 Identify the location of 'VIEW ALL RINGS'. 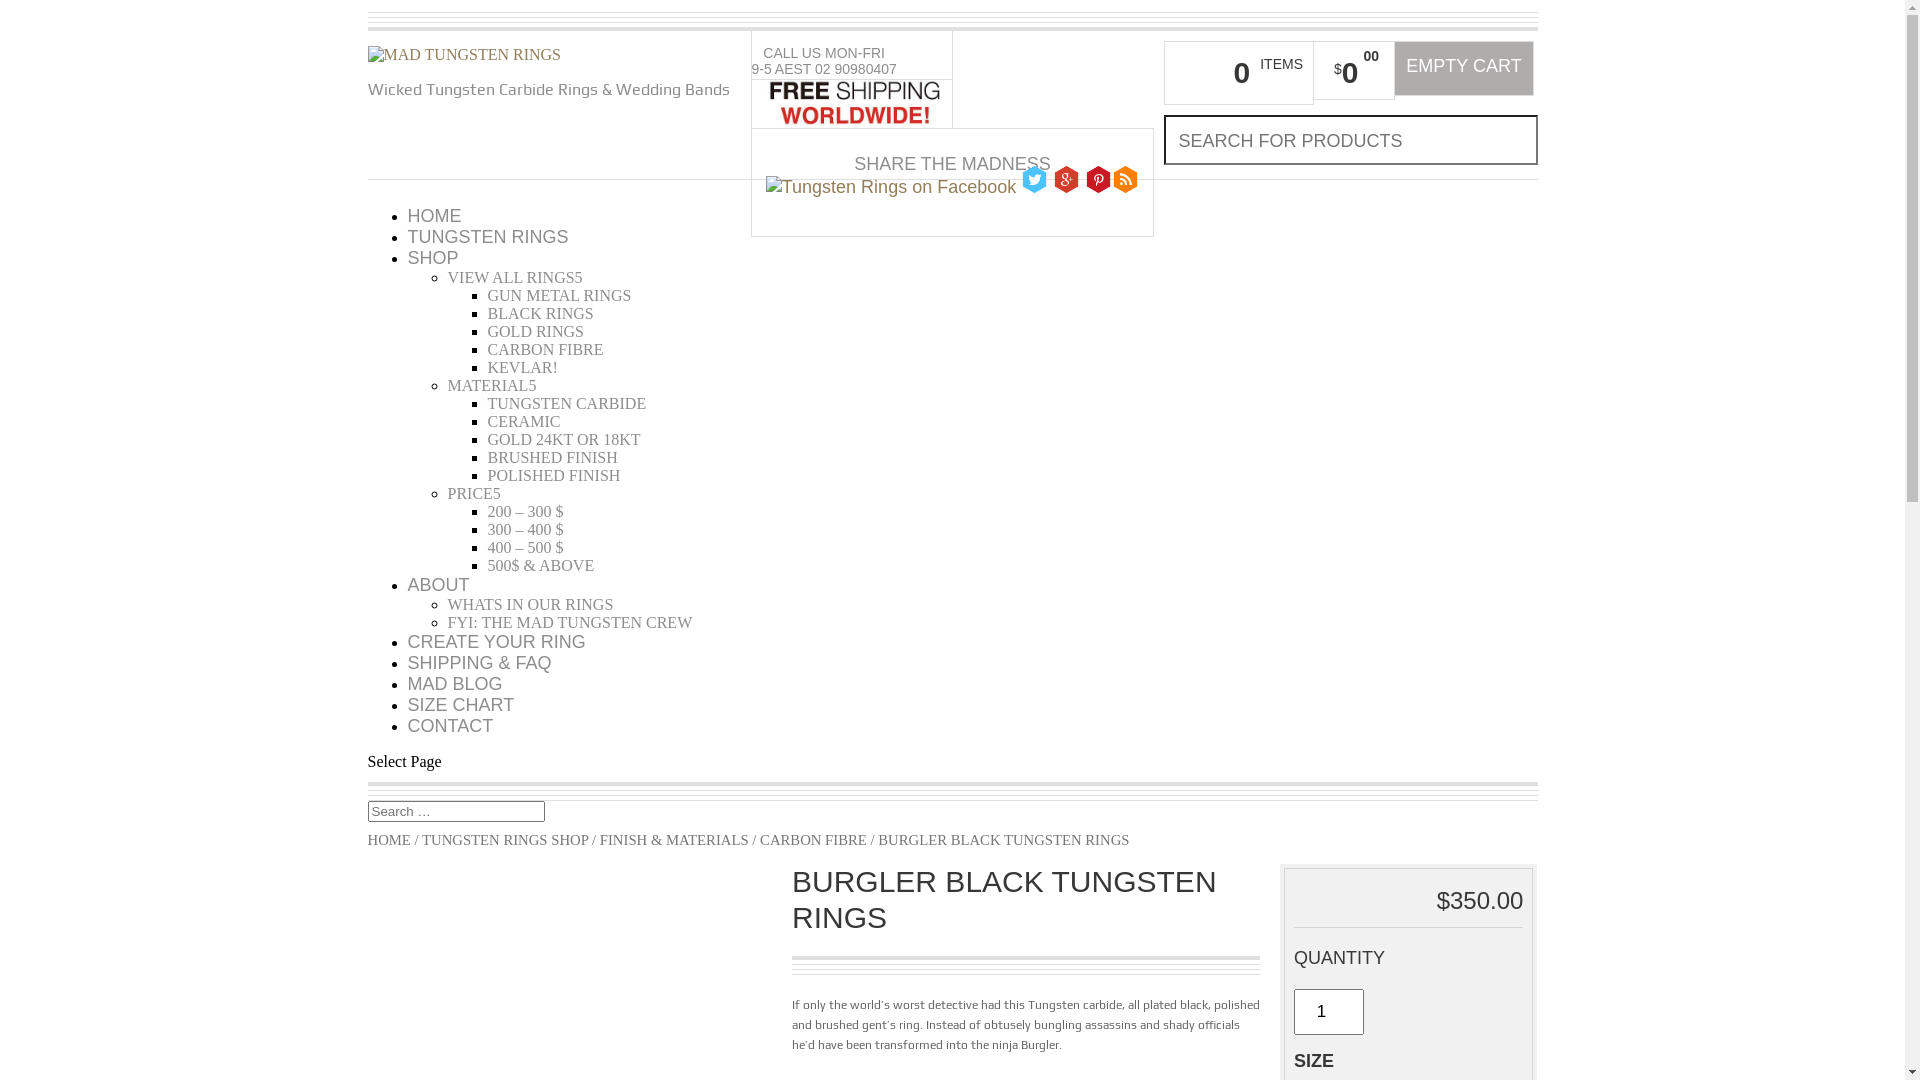
(515, 277).